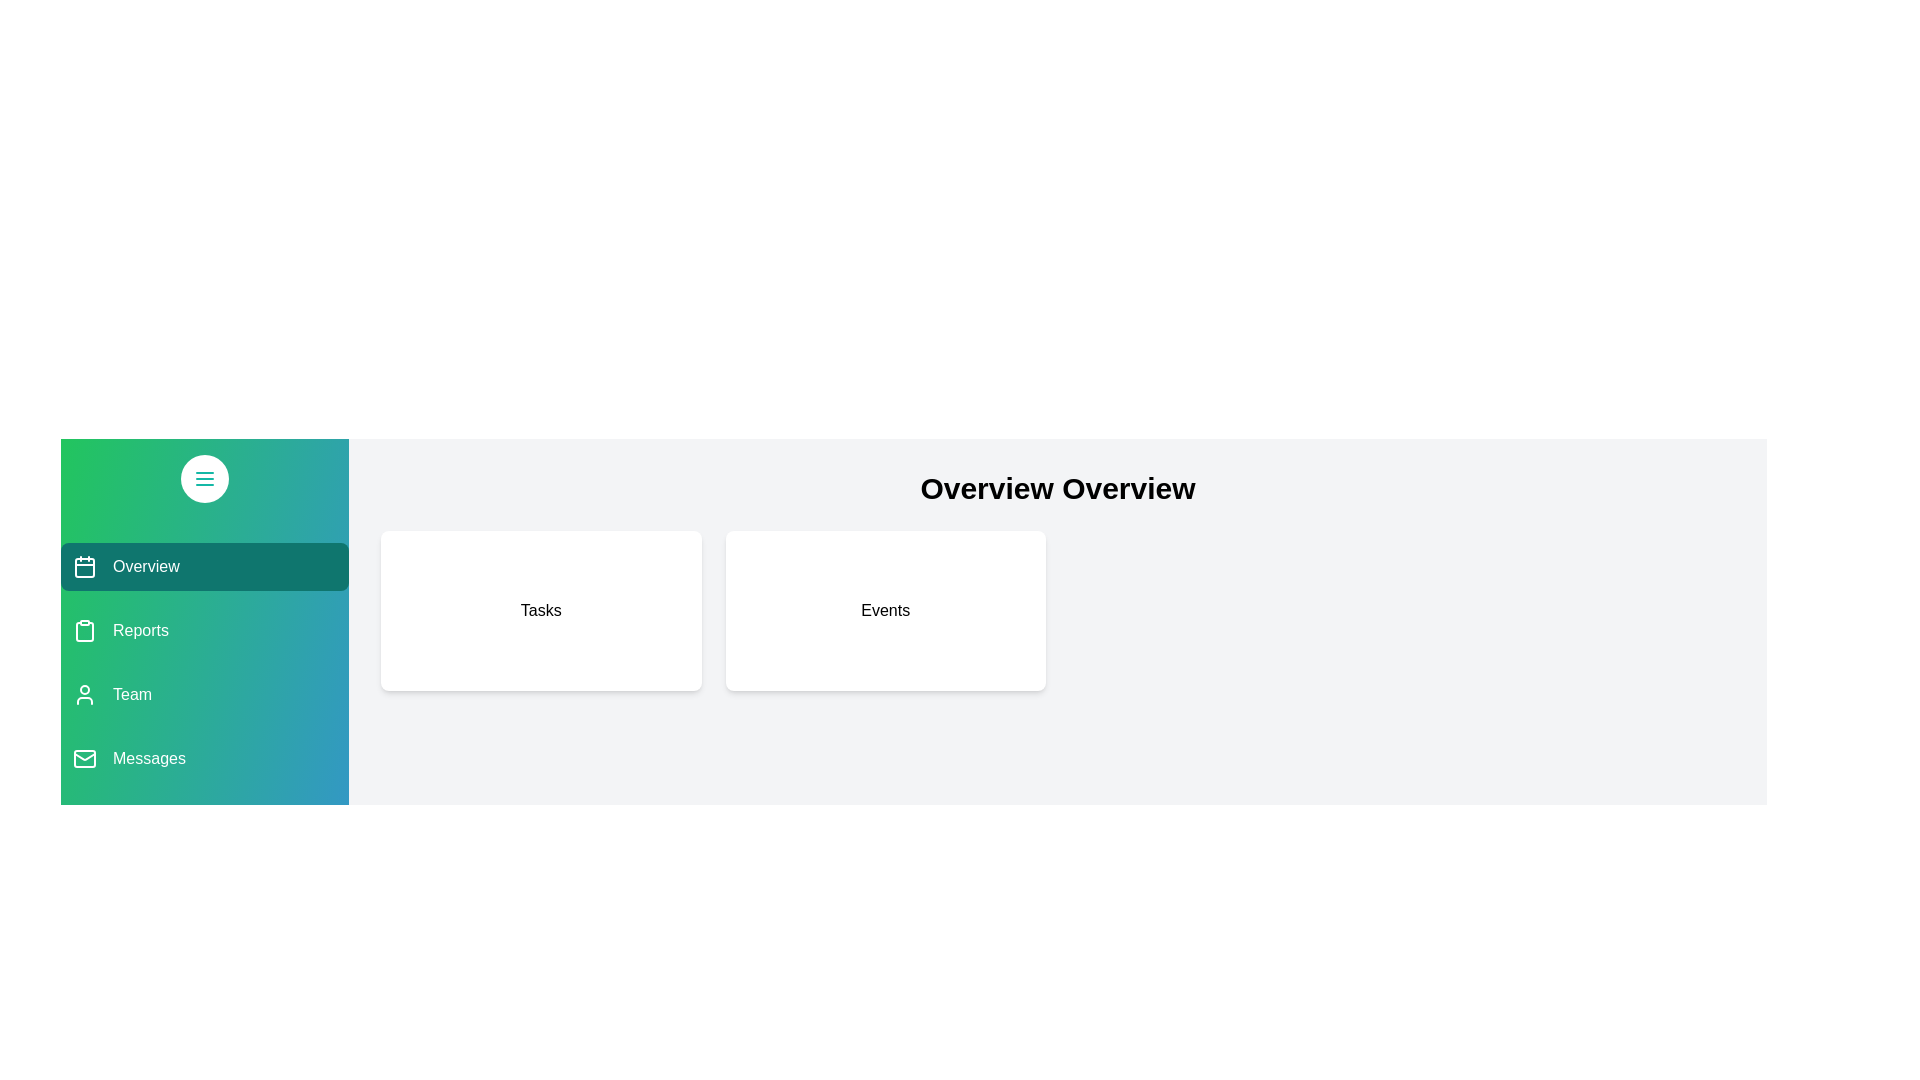 The width and height of the screenshot is (1920, 1080). What do you see at coordinates (205, 631) in the screenshot?
I see `the menu item labeled 'Reports' to see its hover effect` at bounding box center [205, 631].